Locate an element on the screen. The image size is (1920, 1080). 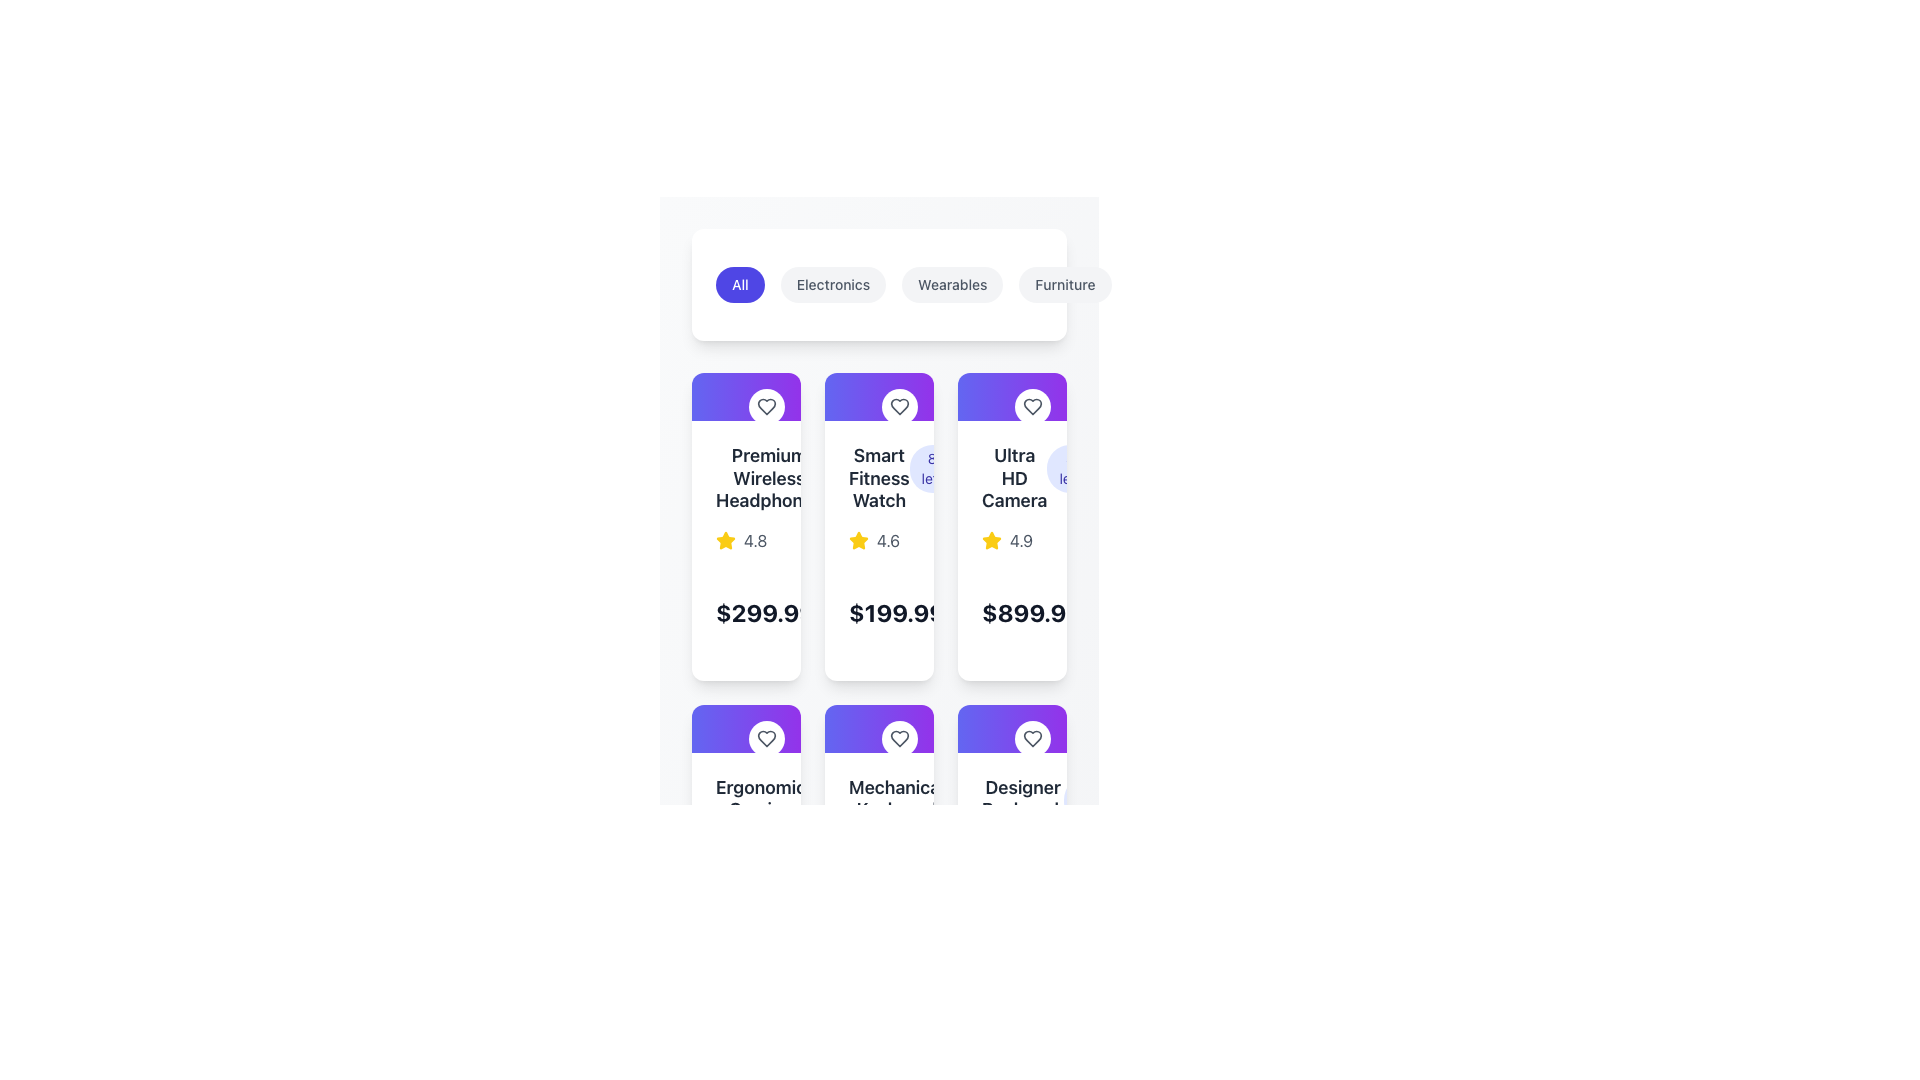
the 'Add to Cart' button on the Product Listing Card for the ergonomic gaming chair, which is located in the bottom left section of the grid layout is located at coordinates (745, 857).